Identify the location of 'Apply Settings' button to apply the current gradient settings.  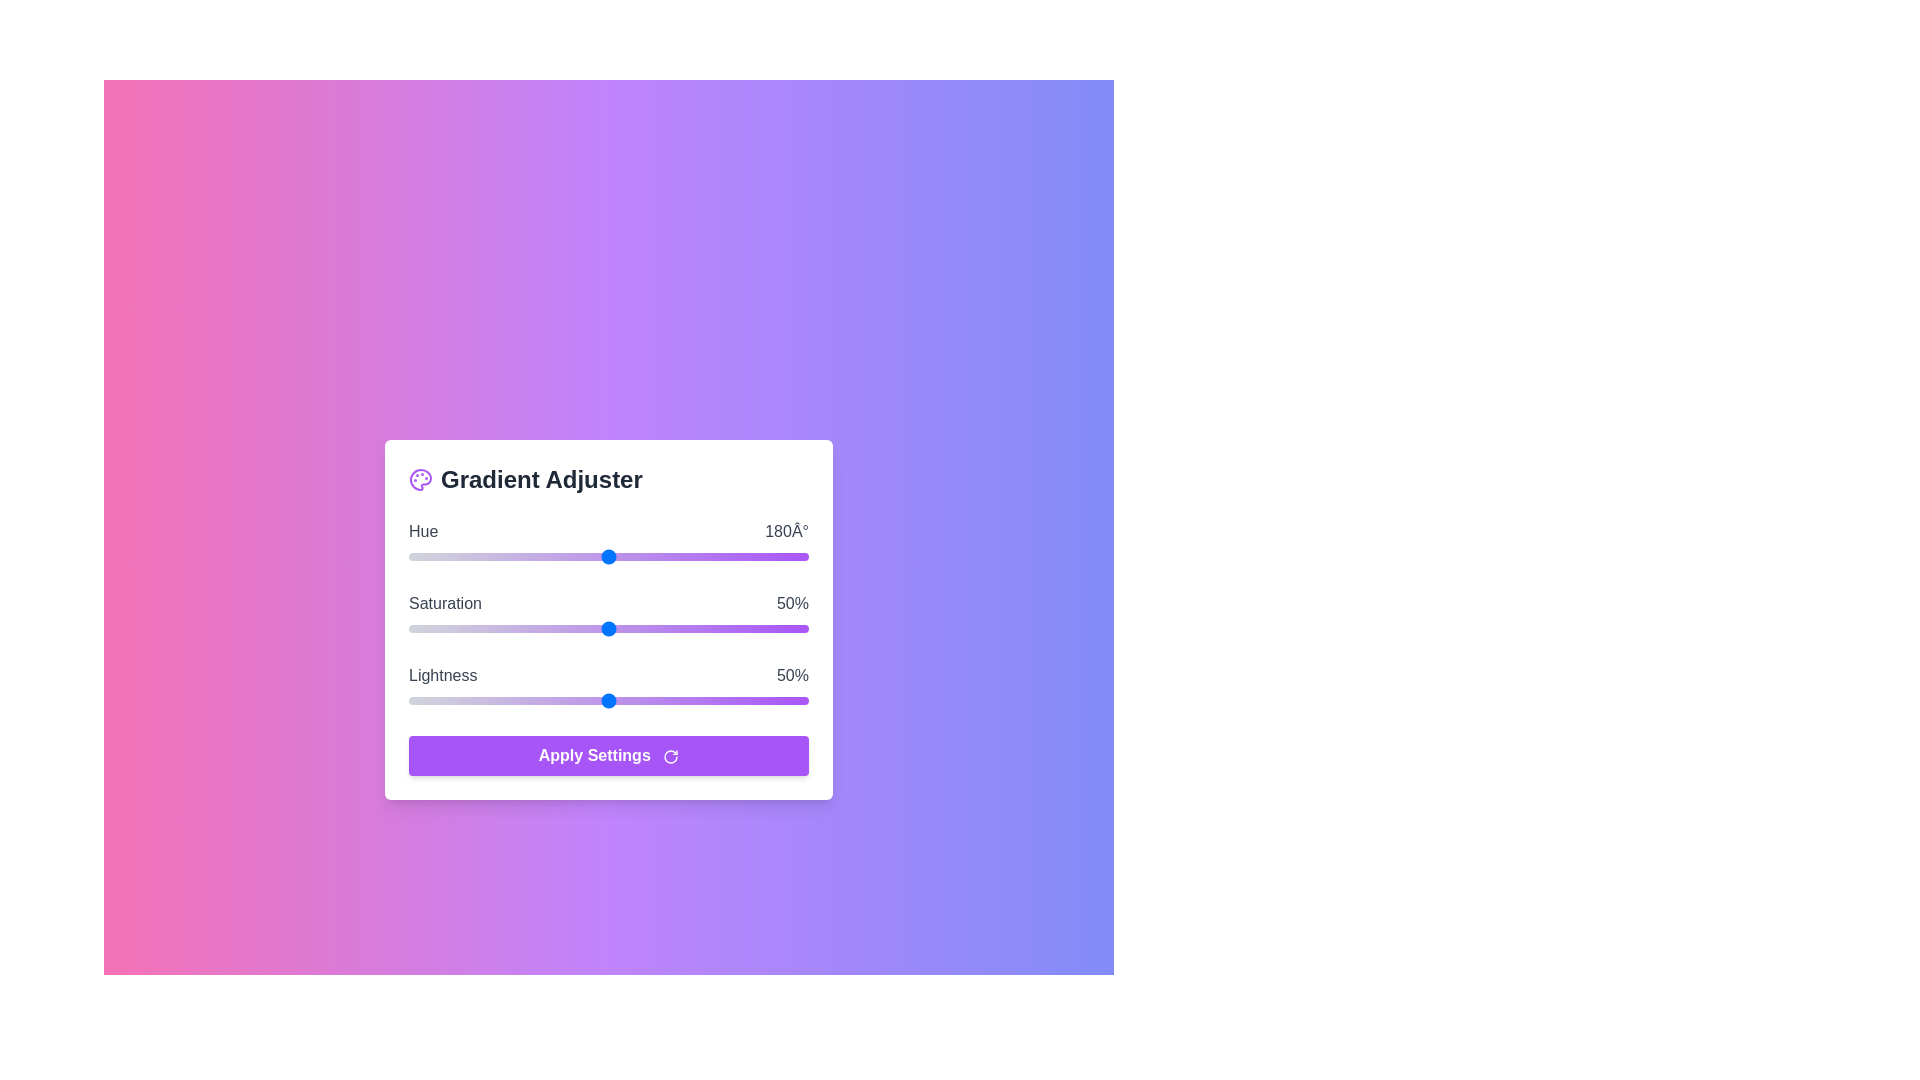
(608, 756).